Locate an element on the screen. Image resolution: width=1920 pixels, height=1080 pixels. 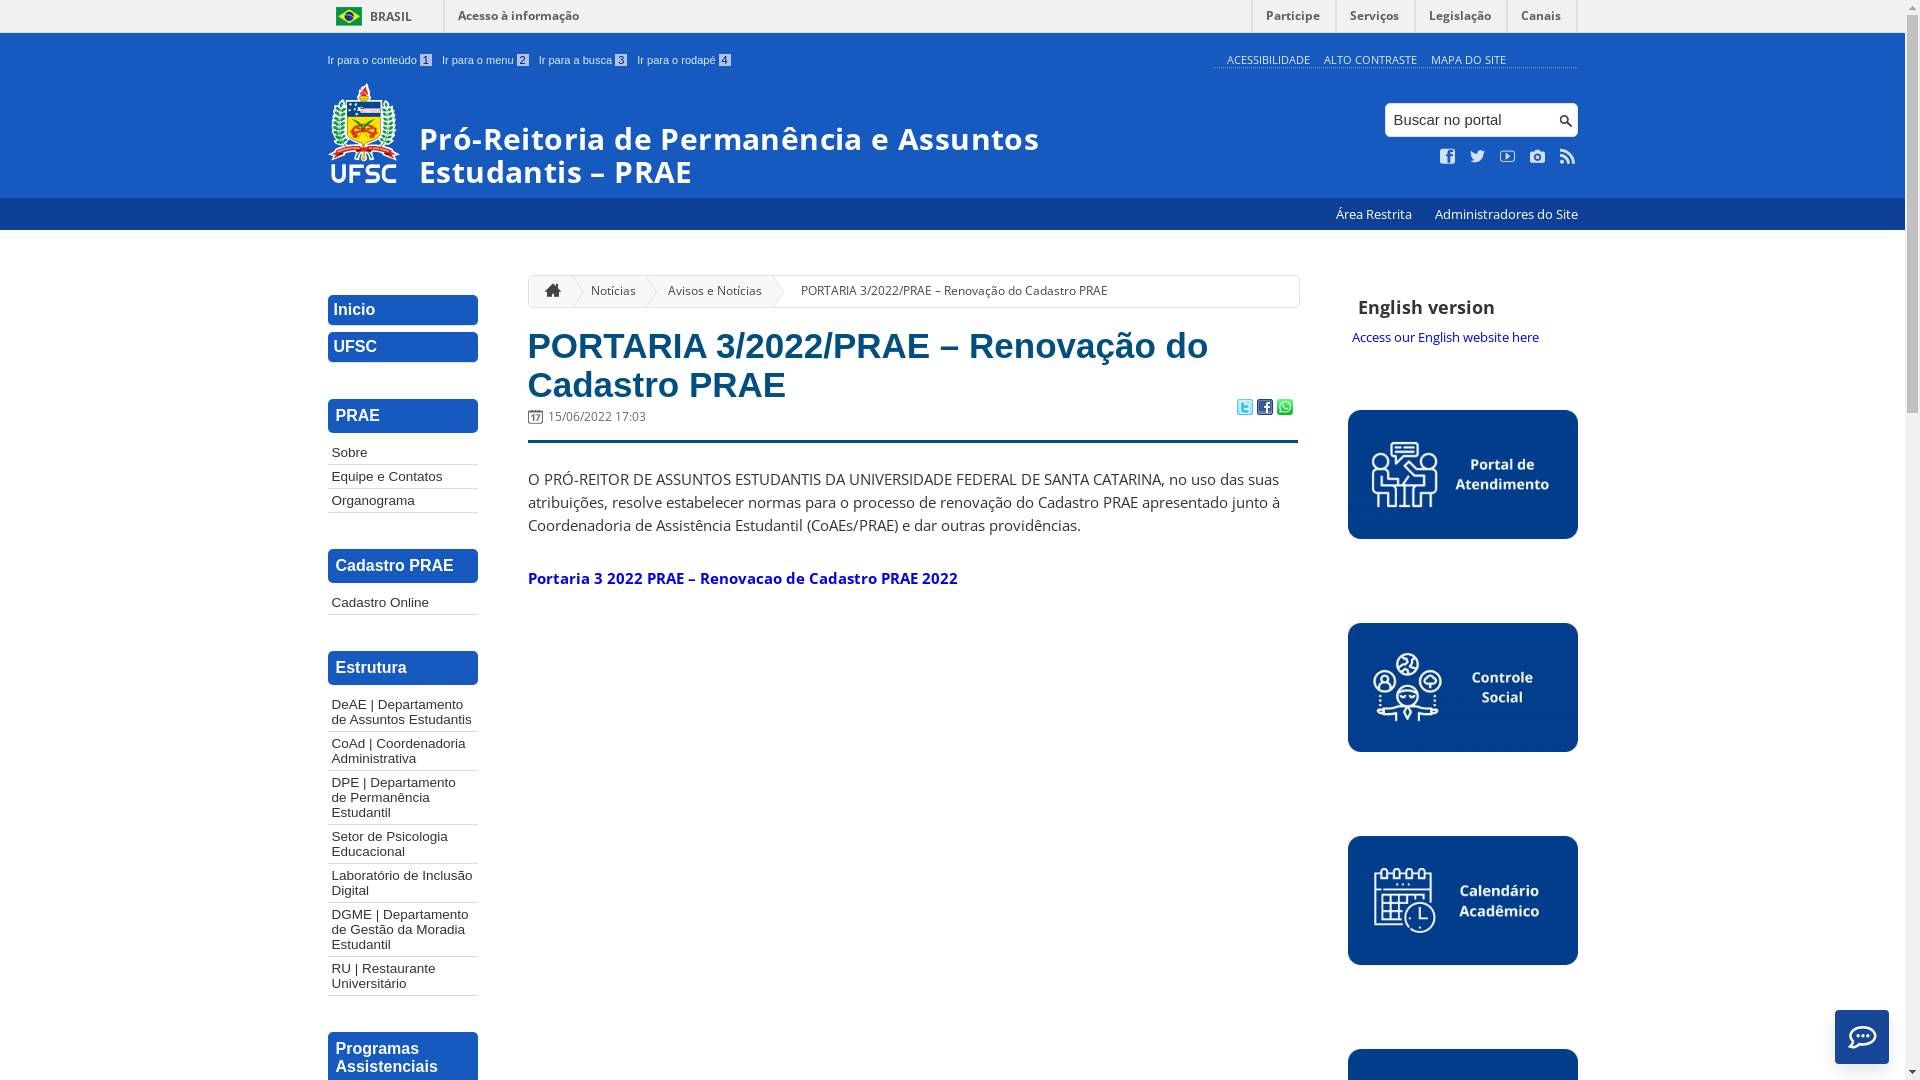
'Ir para a busca 3' is located at coordinates (582, 59).